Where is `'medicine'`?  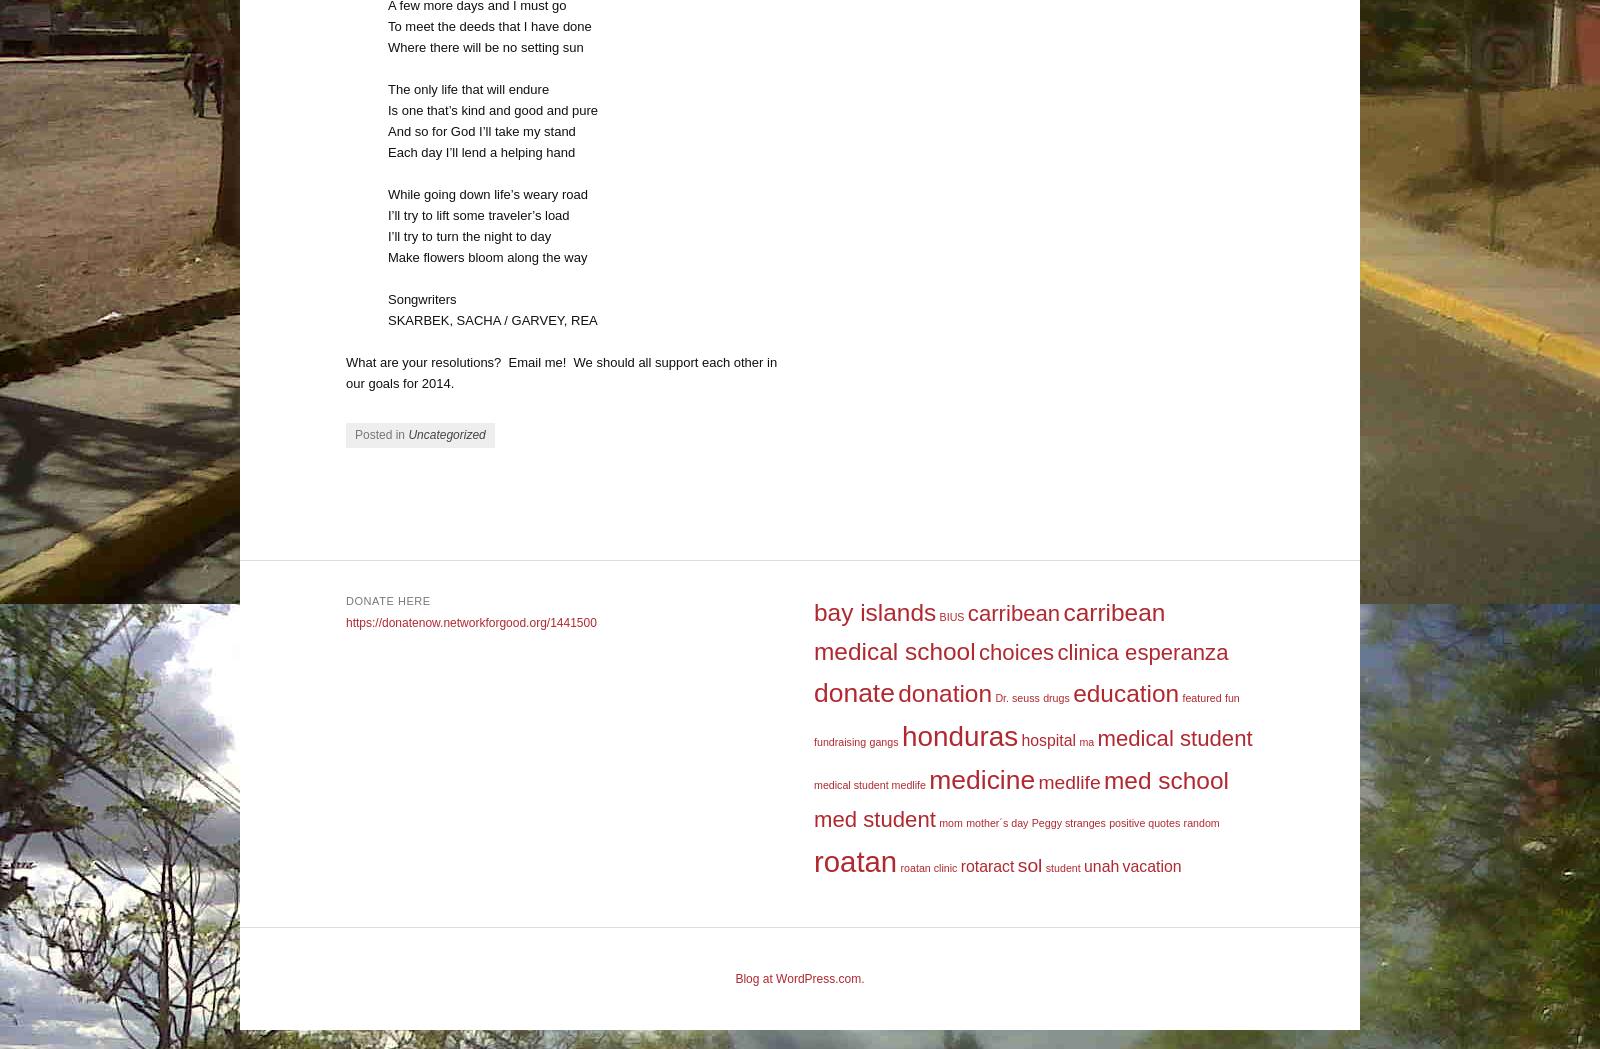
'medicine' is located at coordinates (981, 780).